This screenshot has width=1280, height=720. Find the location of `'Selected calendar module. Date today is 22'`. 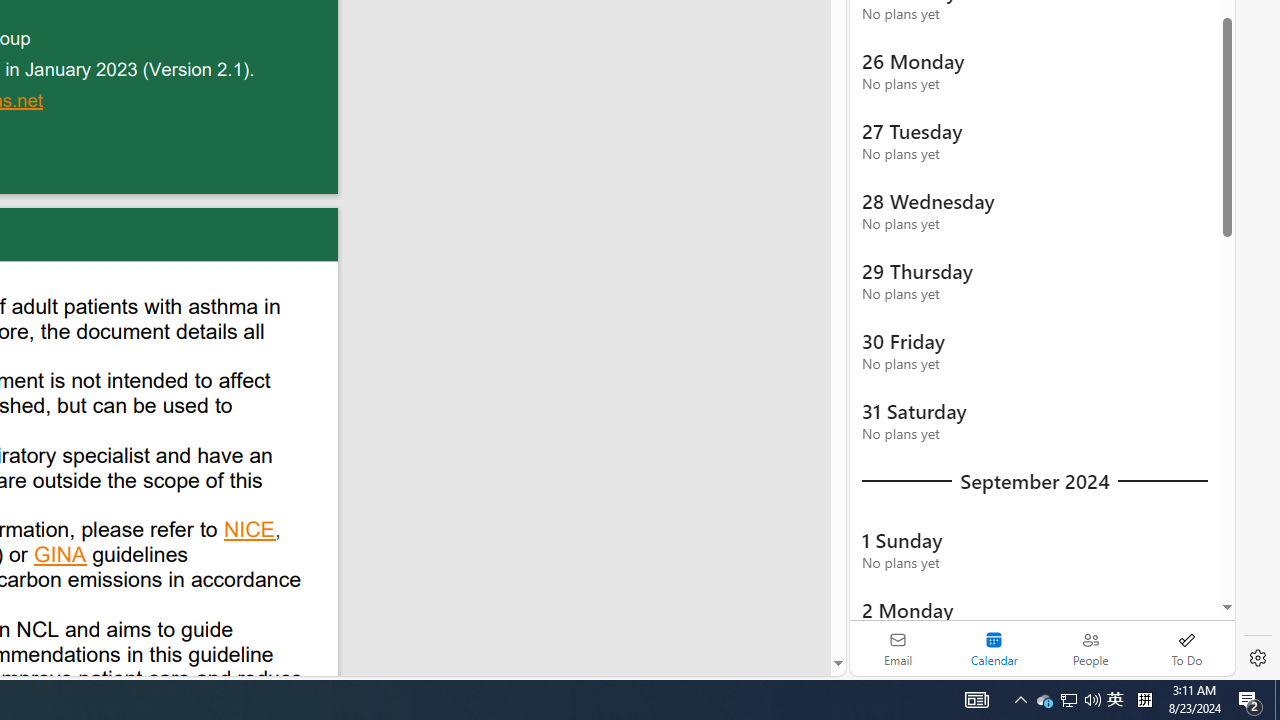

'Selected calendar module. Date today is 22' is located at coordinates (994, 648).